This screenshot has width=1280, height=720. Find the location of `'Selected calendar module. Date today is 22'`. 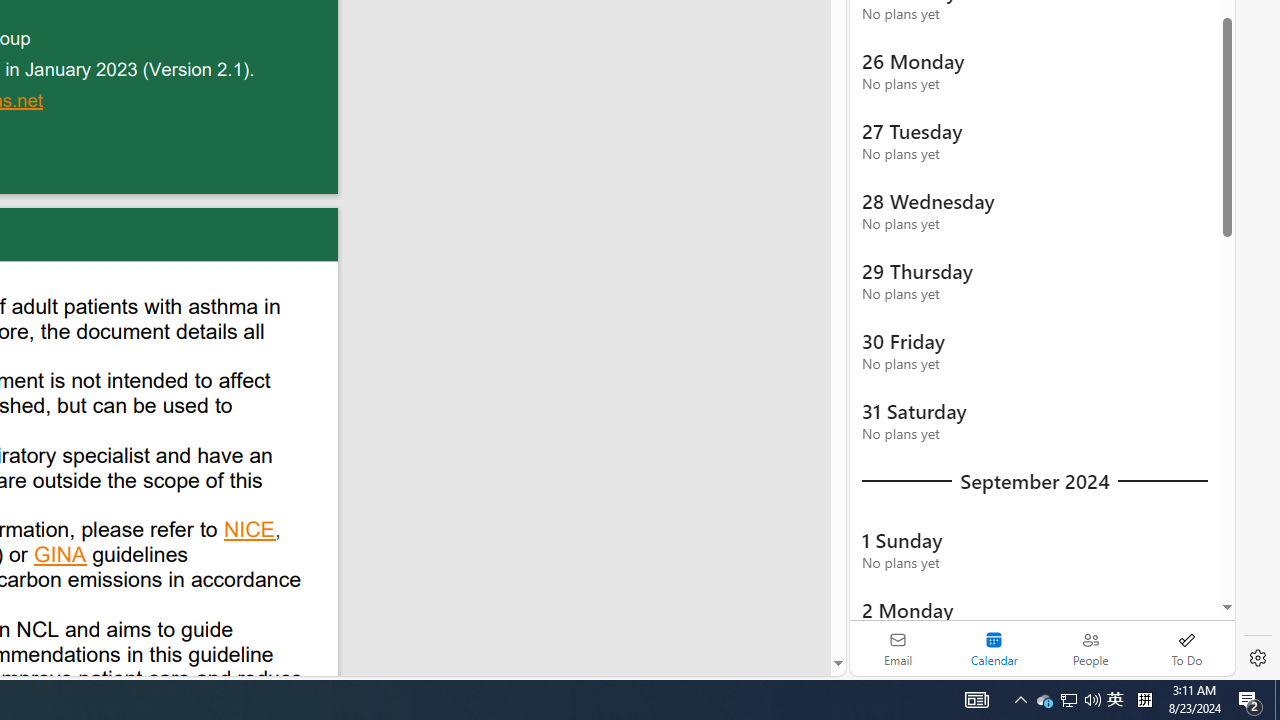

'Selected calendar module. Date today is 22' is located at coordinates (994, 648).